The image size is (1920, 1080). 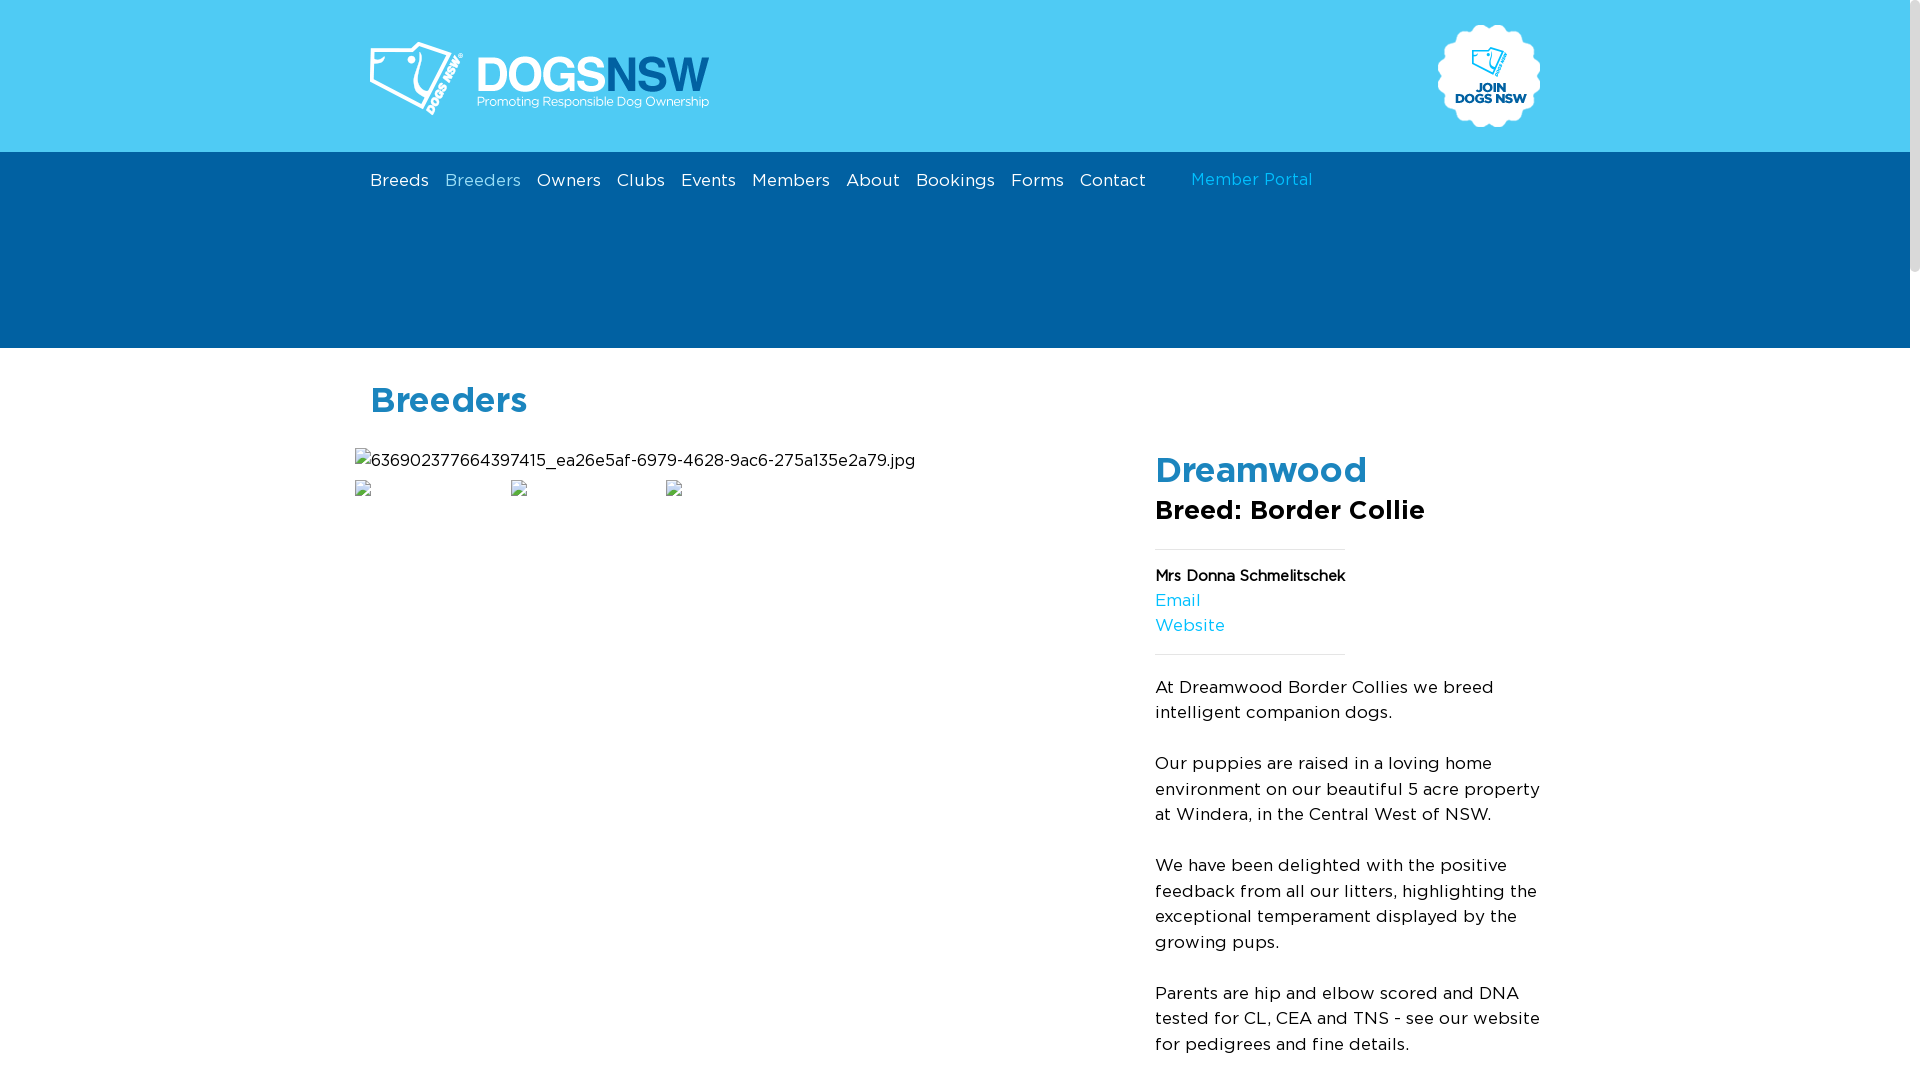 What do you see at coordinates (797, 181) in the screenshot?
I see `'Members'` at bounding box center [797, 181].